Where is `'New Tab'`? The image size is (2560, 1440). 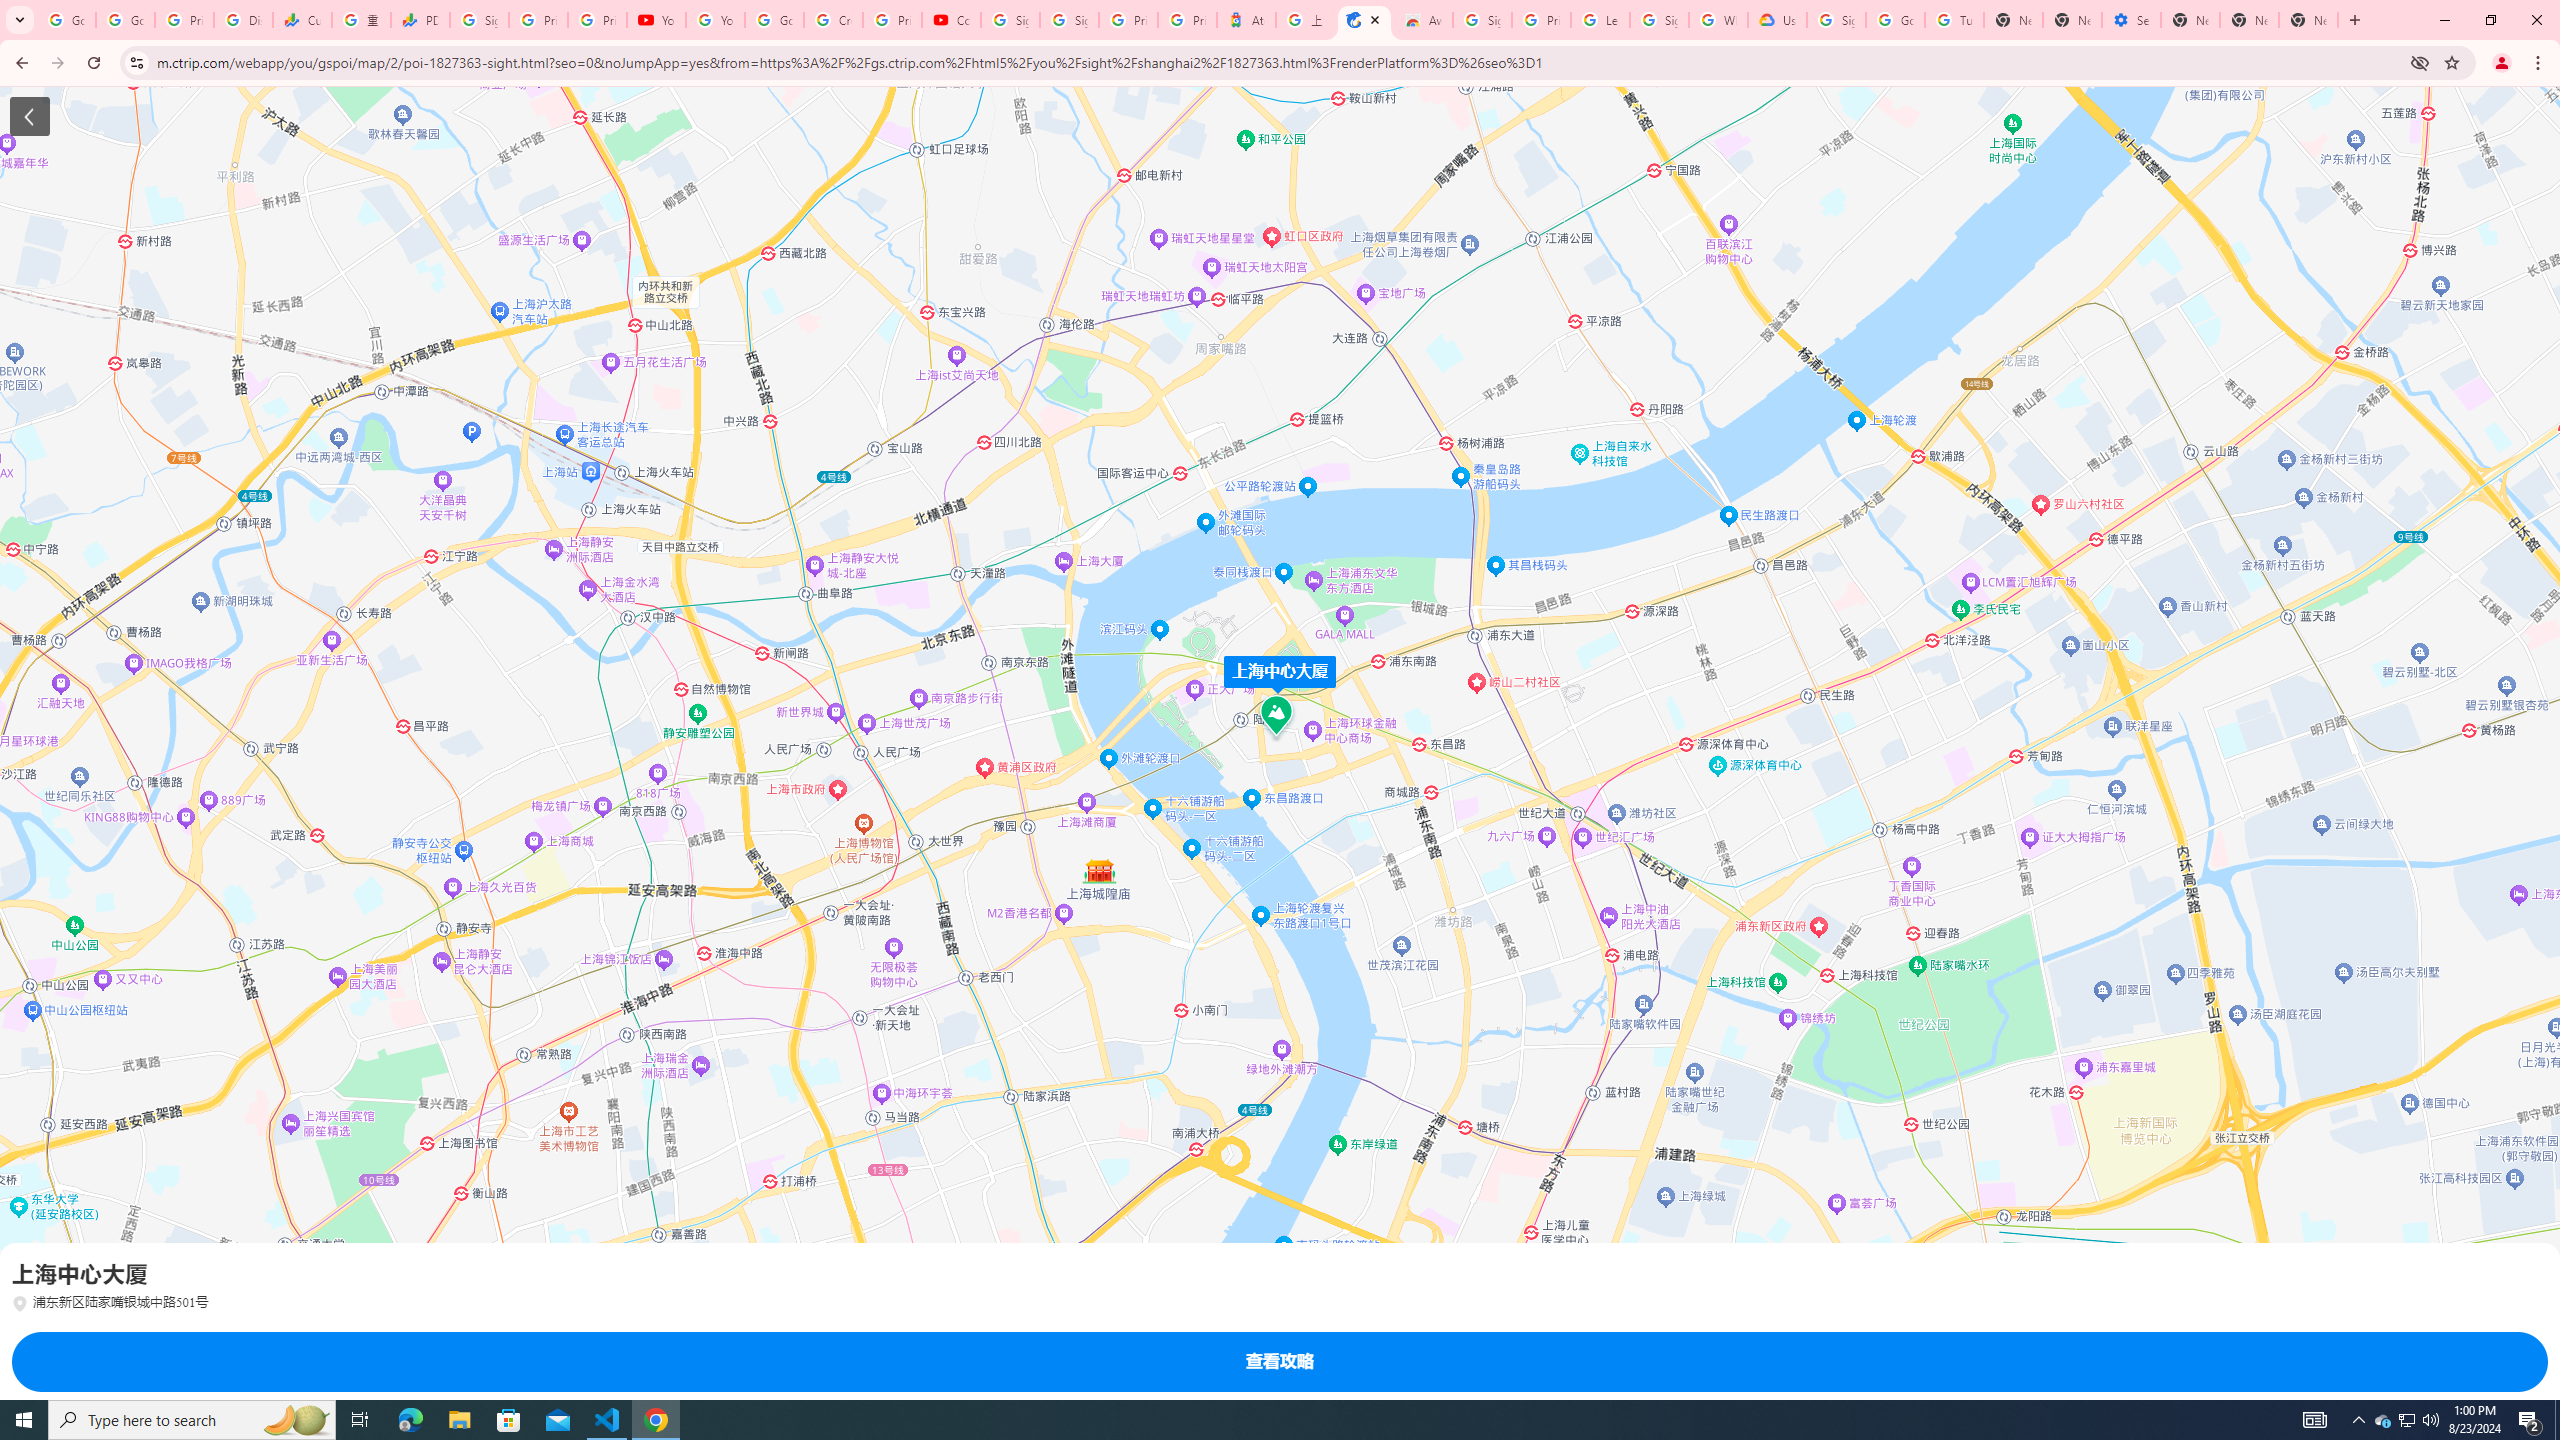 'New Tab' is located at coordinates (2308, 19).